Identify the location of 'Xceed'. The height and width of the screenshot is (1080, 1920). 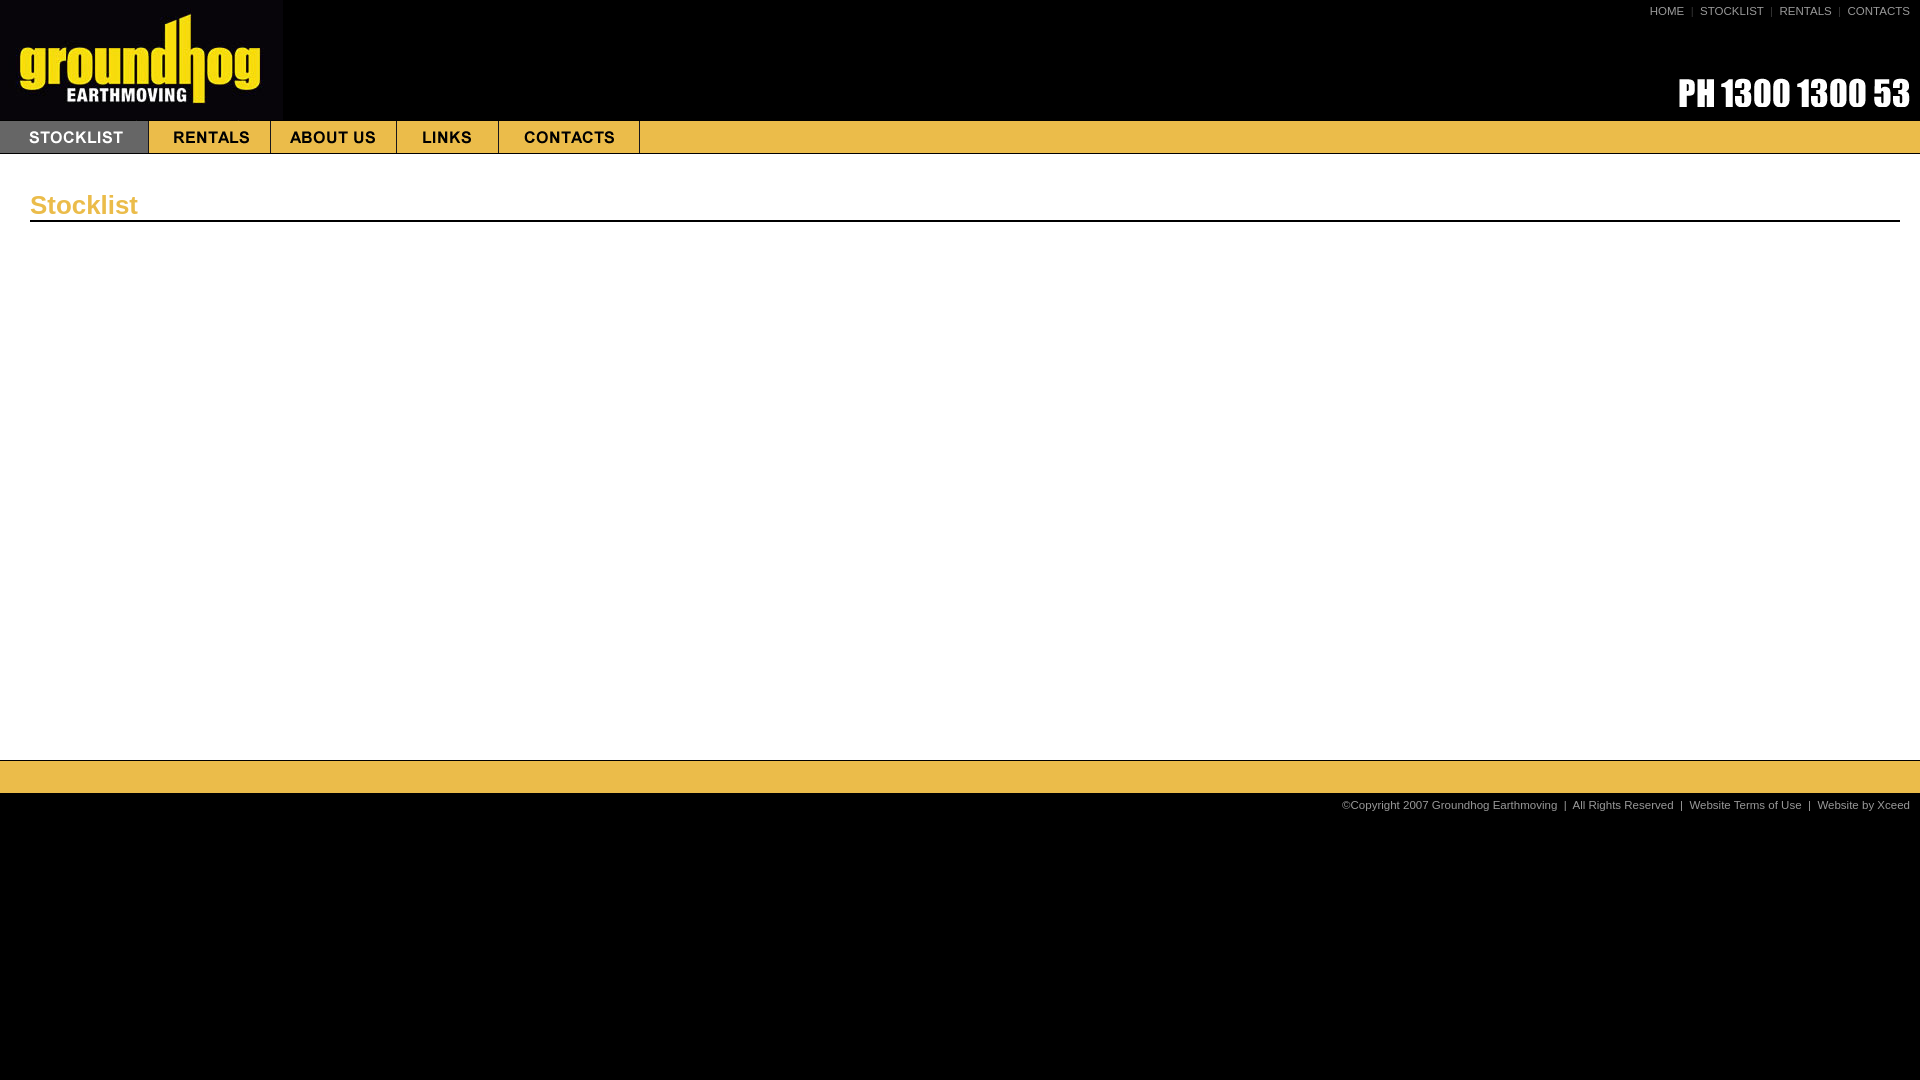
(1892, 804).